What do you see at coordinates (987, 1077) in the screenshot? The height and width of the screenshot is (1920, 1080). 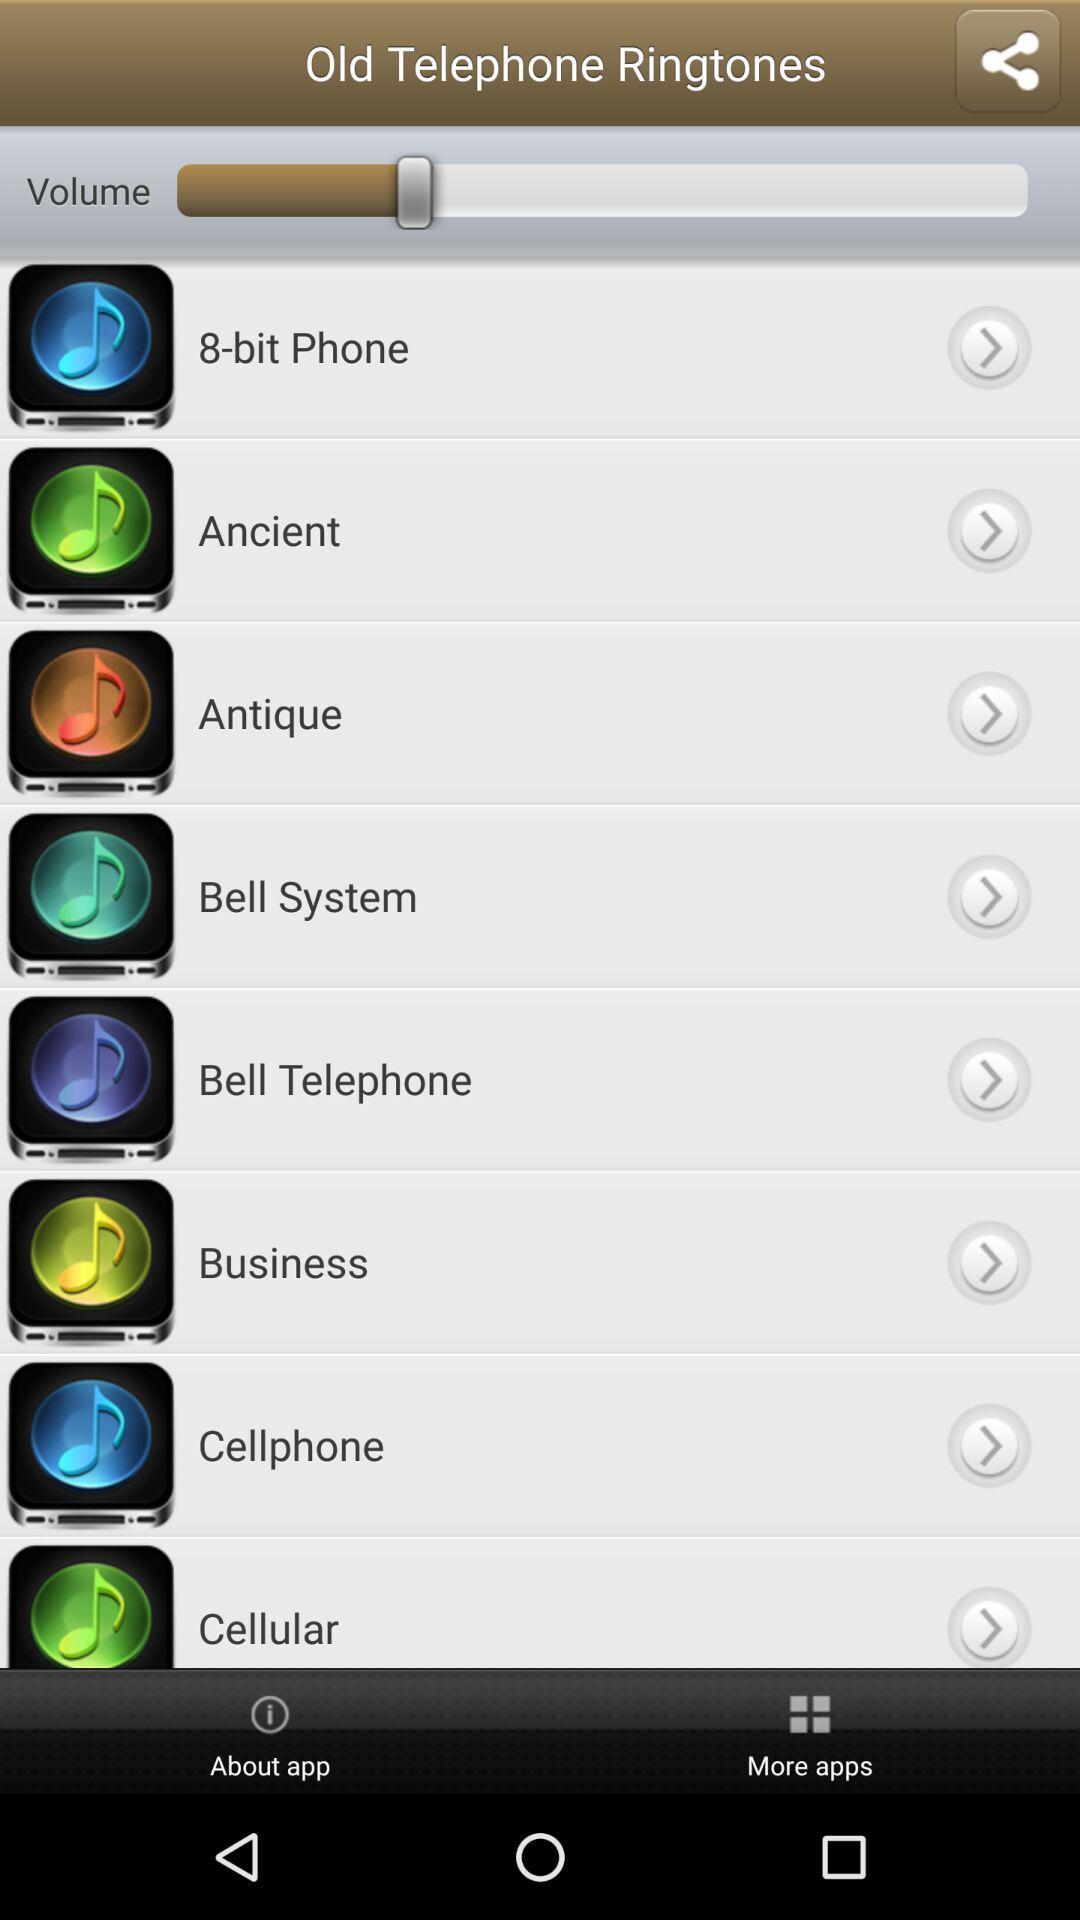 I see `bell telephone sound` at bounding box center [987, 1077].